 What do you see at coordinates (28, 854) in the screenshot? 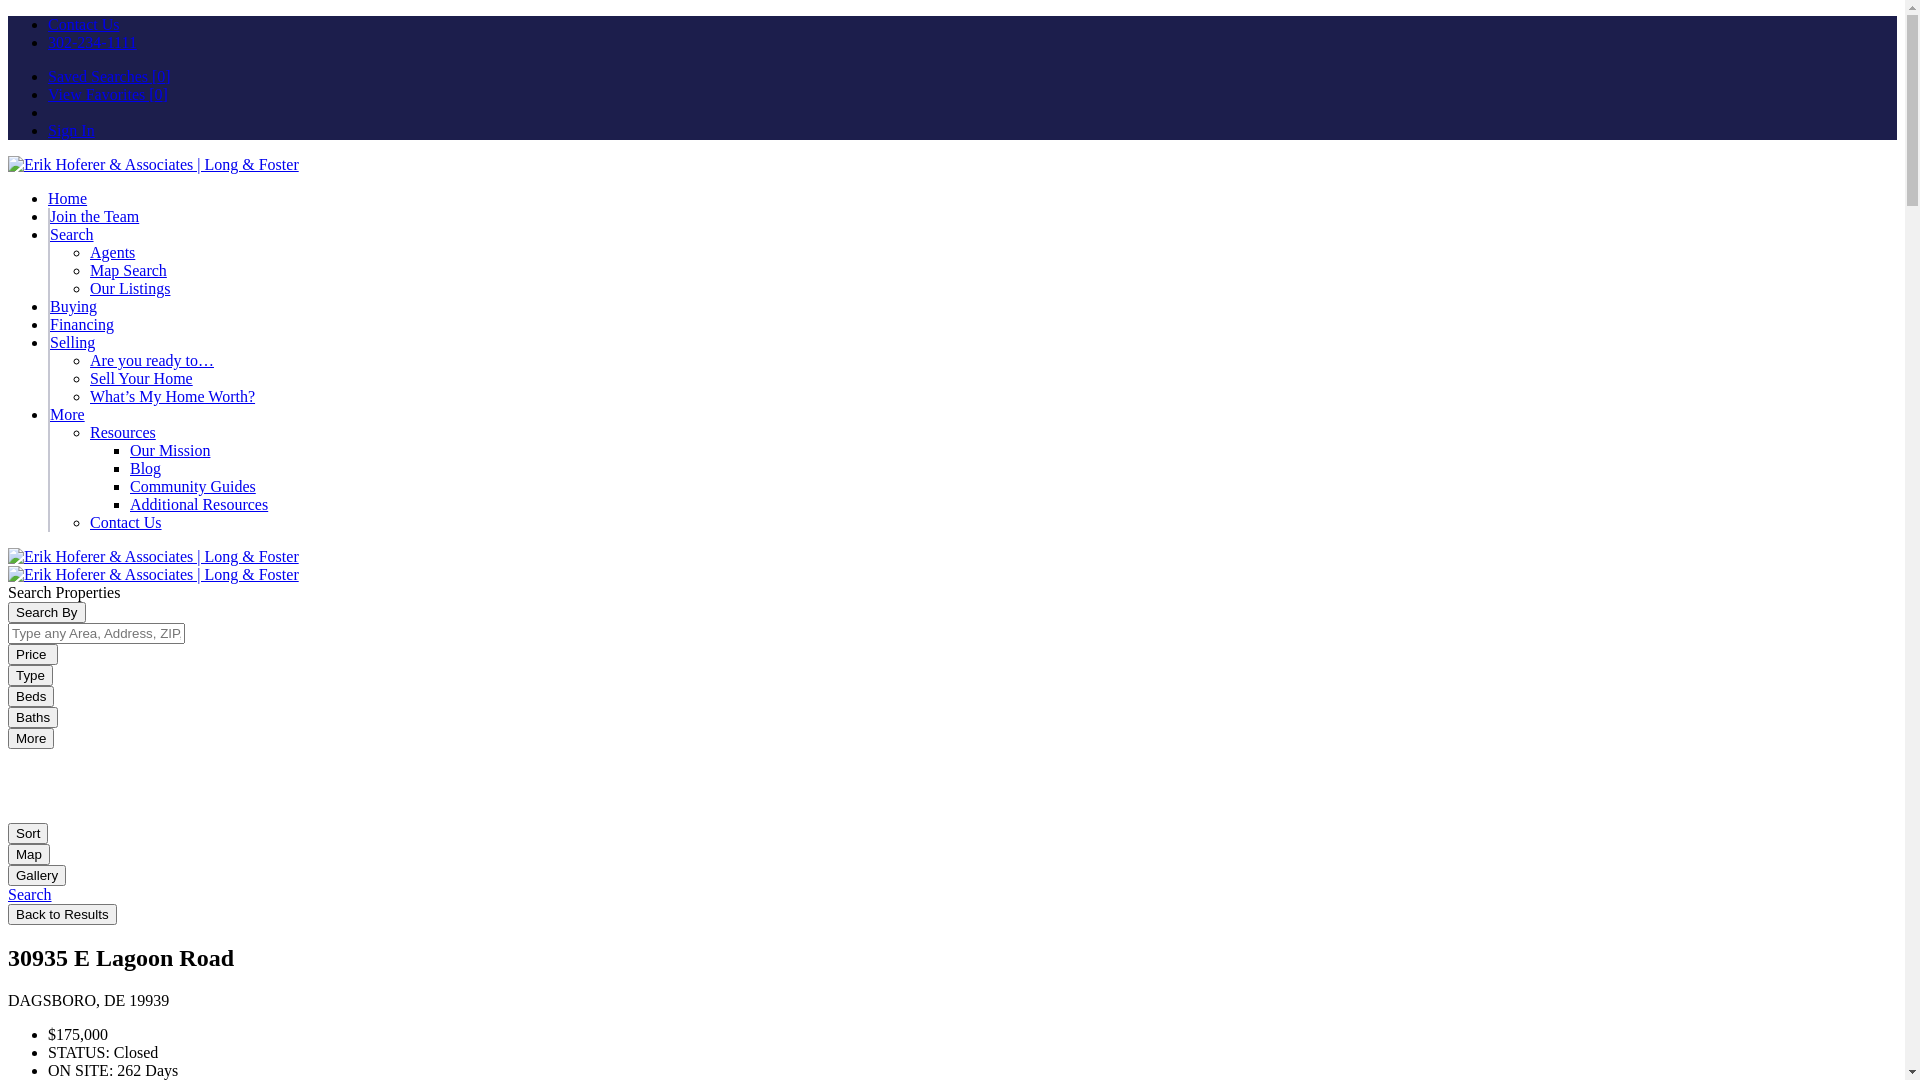
I see `'Map'` at bounding box center [28, 854].